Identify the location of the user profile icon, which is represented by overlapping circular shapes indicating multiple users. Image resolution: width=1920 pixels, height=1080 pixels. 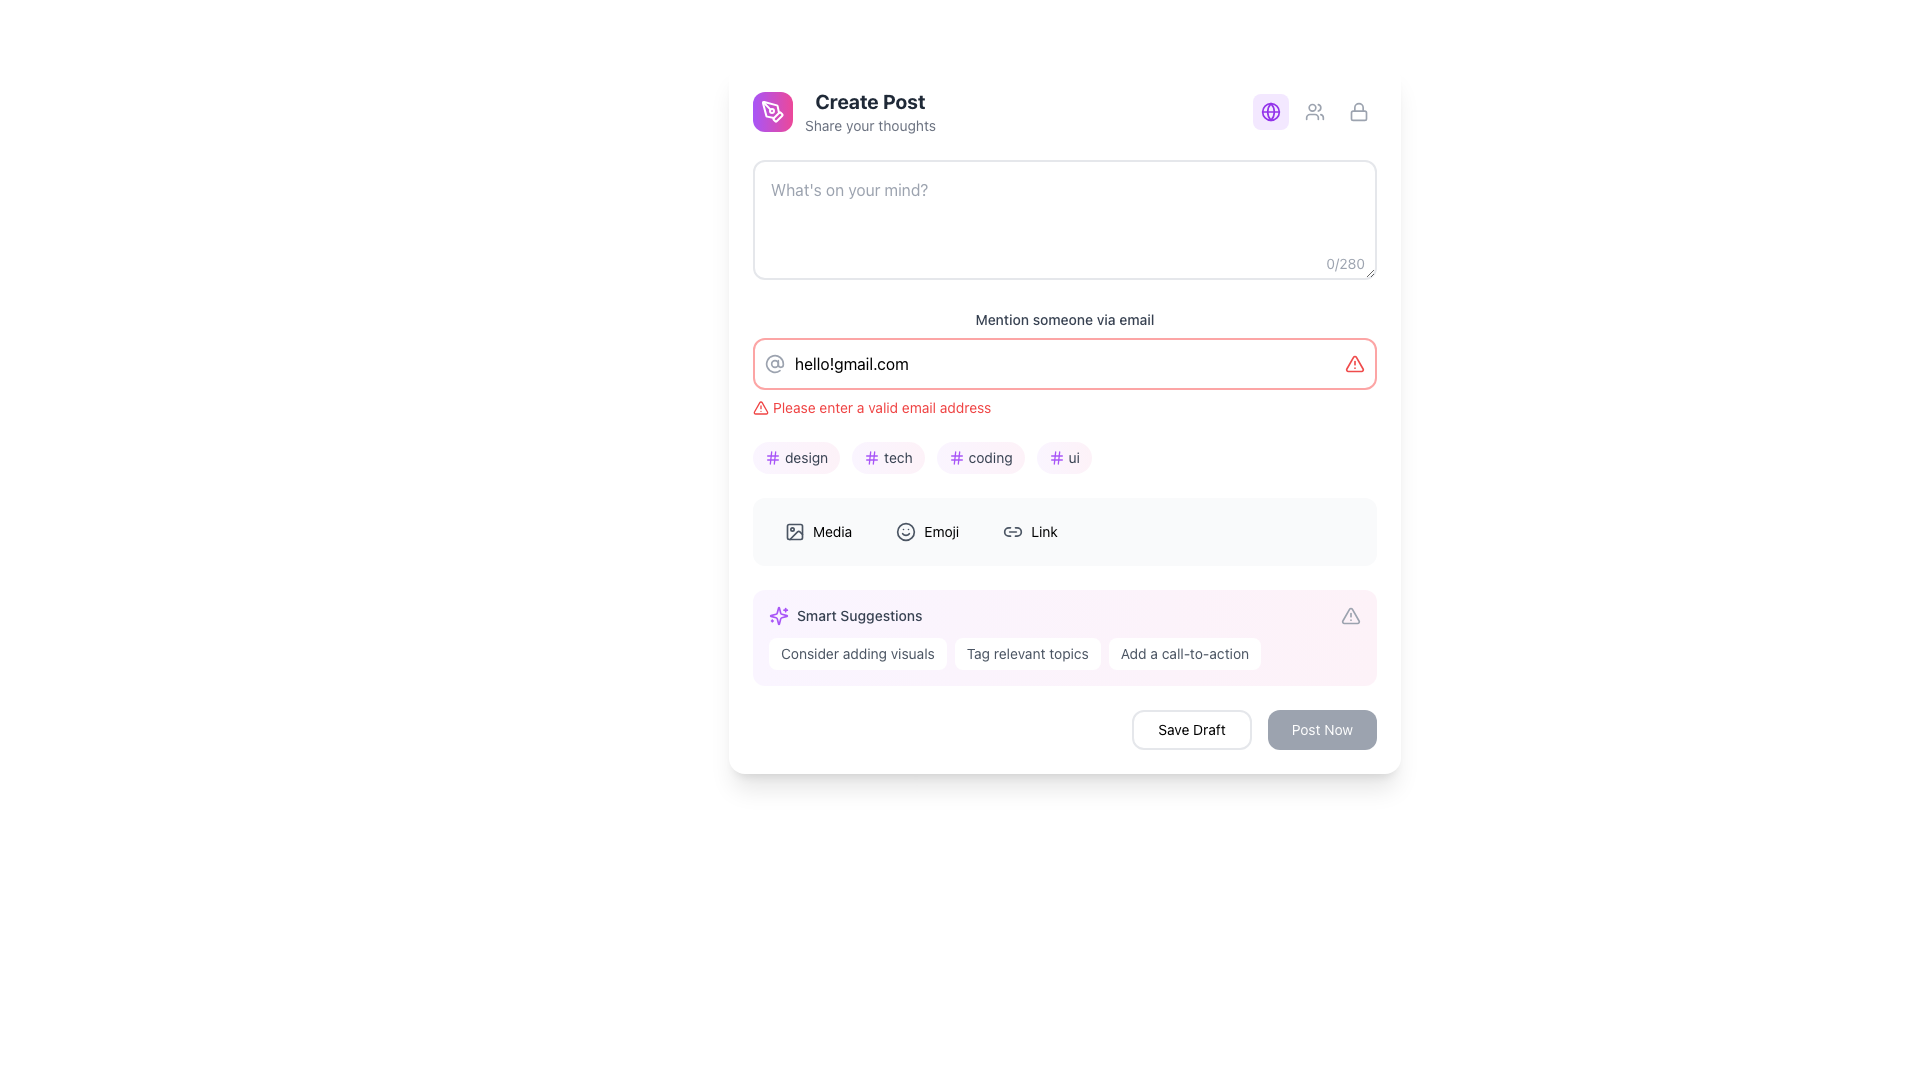
(1315, 111).